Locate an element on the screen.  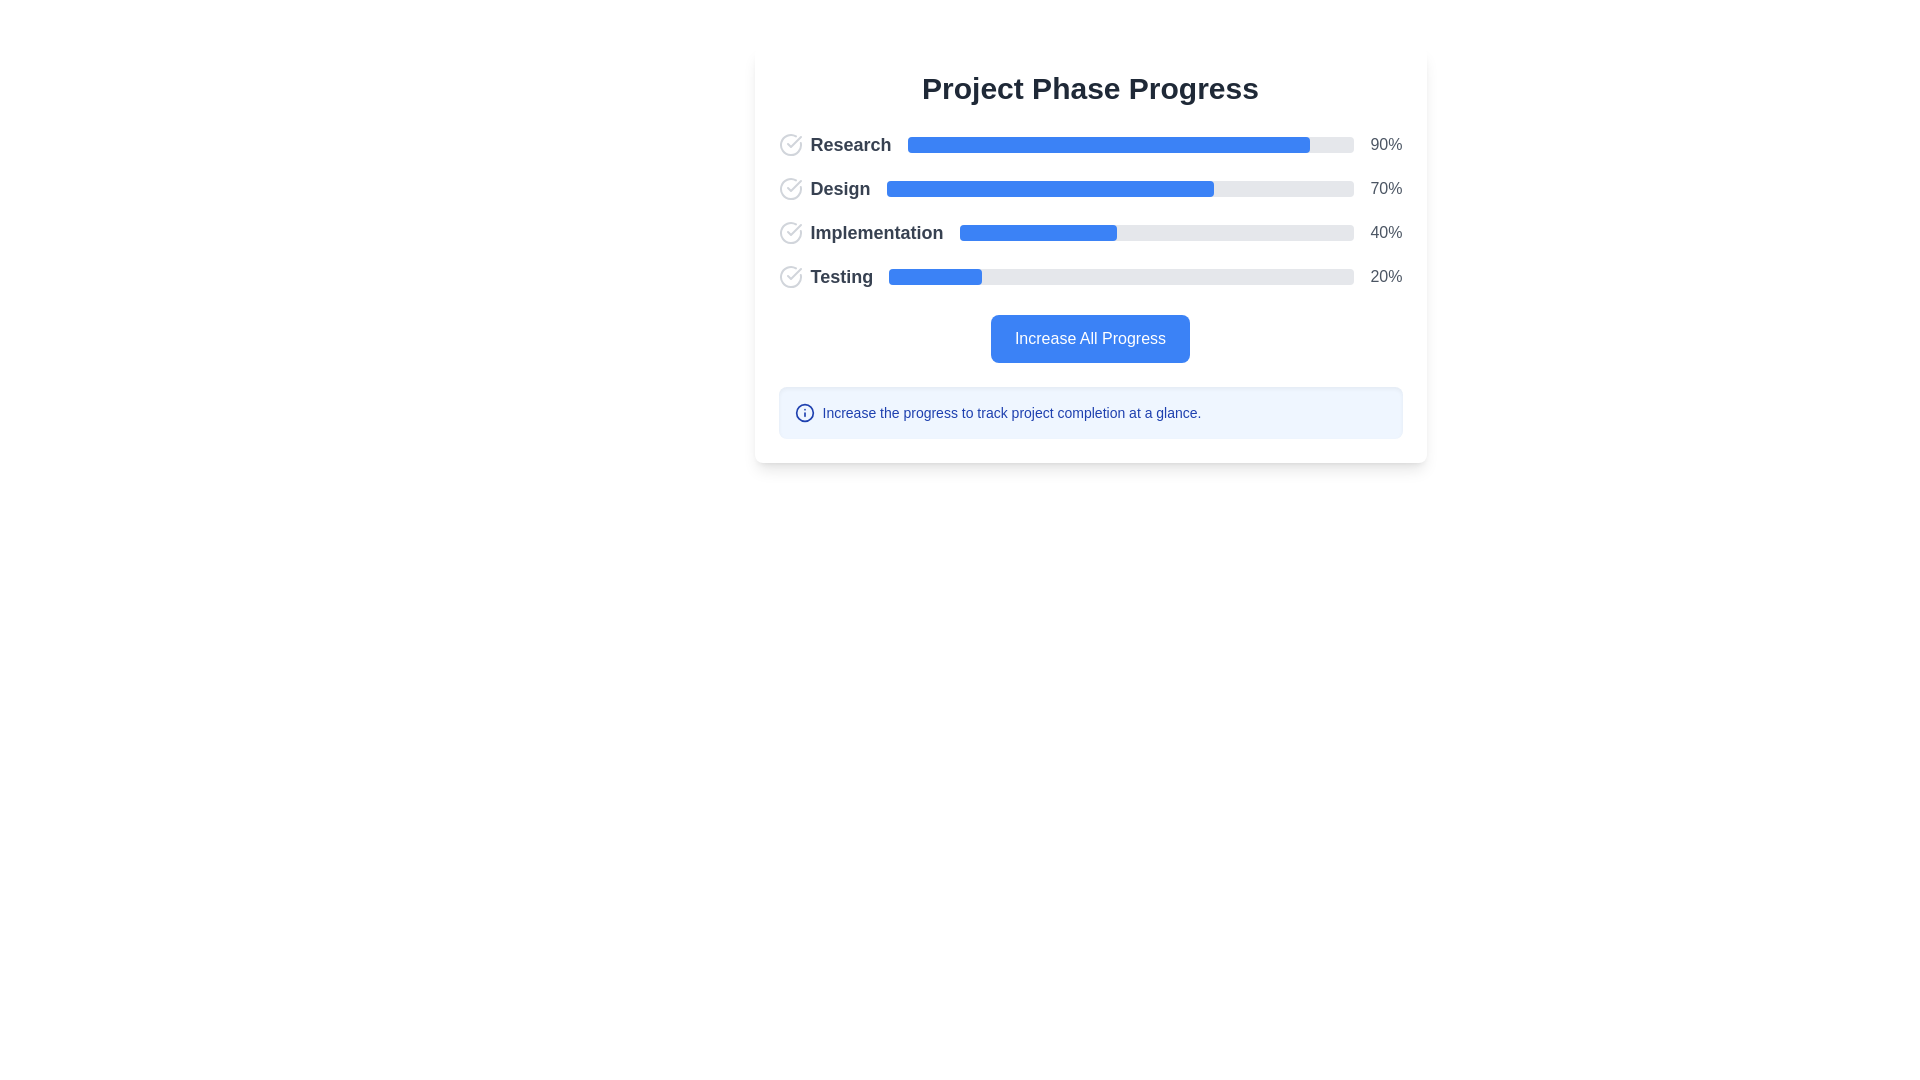
the Progress bar indicating the 'Design' phase, which is the second bar in the vertical sequence and shows 70% completion is located at coordinates (1049, 189).